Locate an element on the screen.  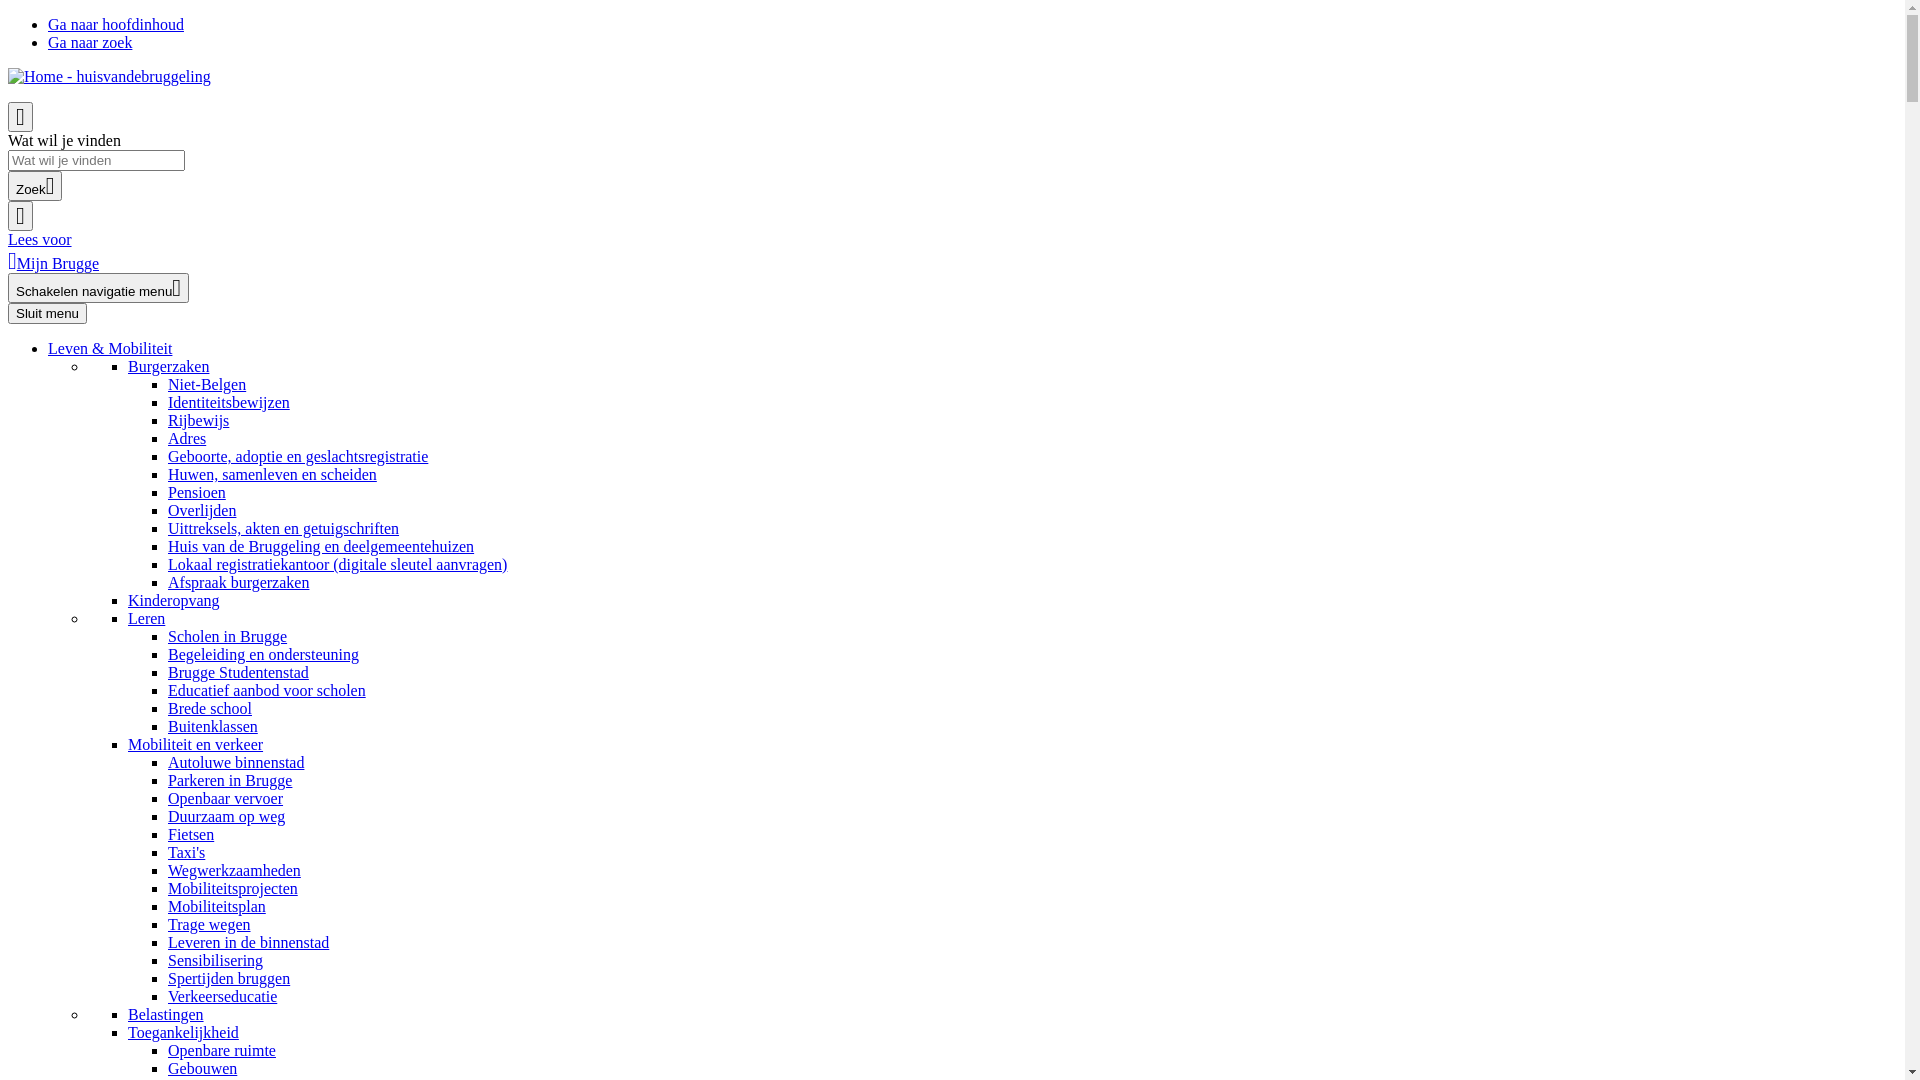
'Kinderopvang' is located at coordinates (173, 599).